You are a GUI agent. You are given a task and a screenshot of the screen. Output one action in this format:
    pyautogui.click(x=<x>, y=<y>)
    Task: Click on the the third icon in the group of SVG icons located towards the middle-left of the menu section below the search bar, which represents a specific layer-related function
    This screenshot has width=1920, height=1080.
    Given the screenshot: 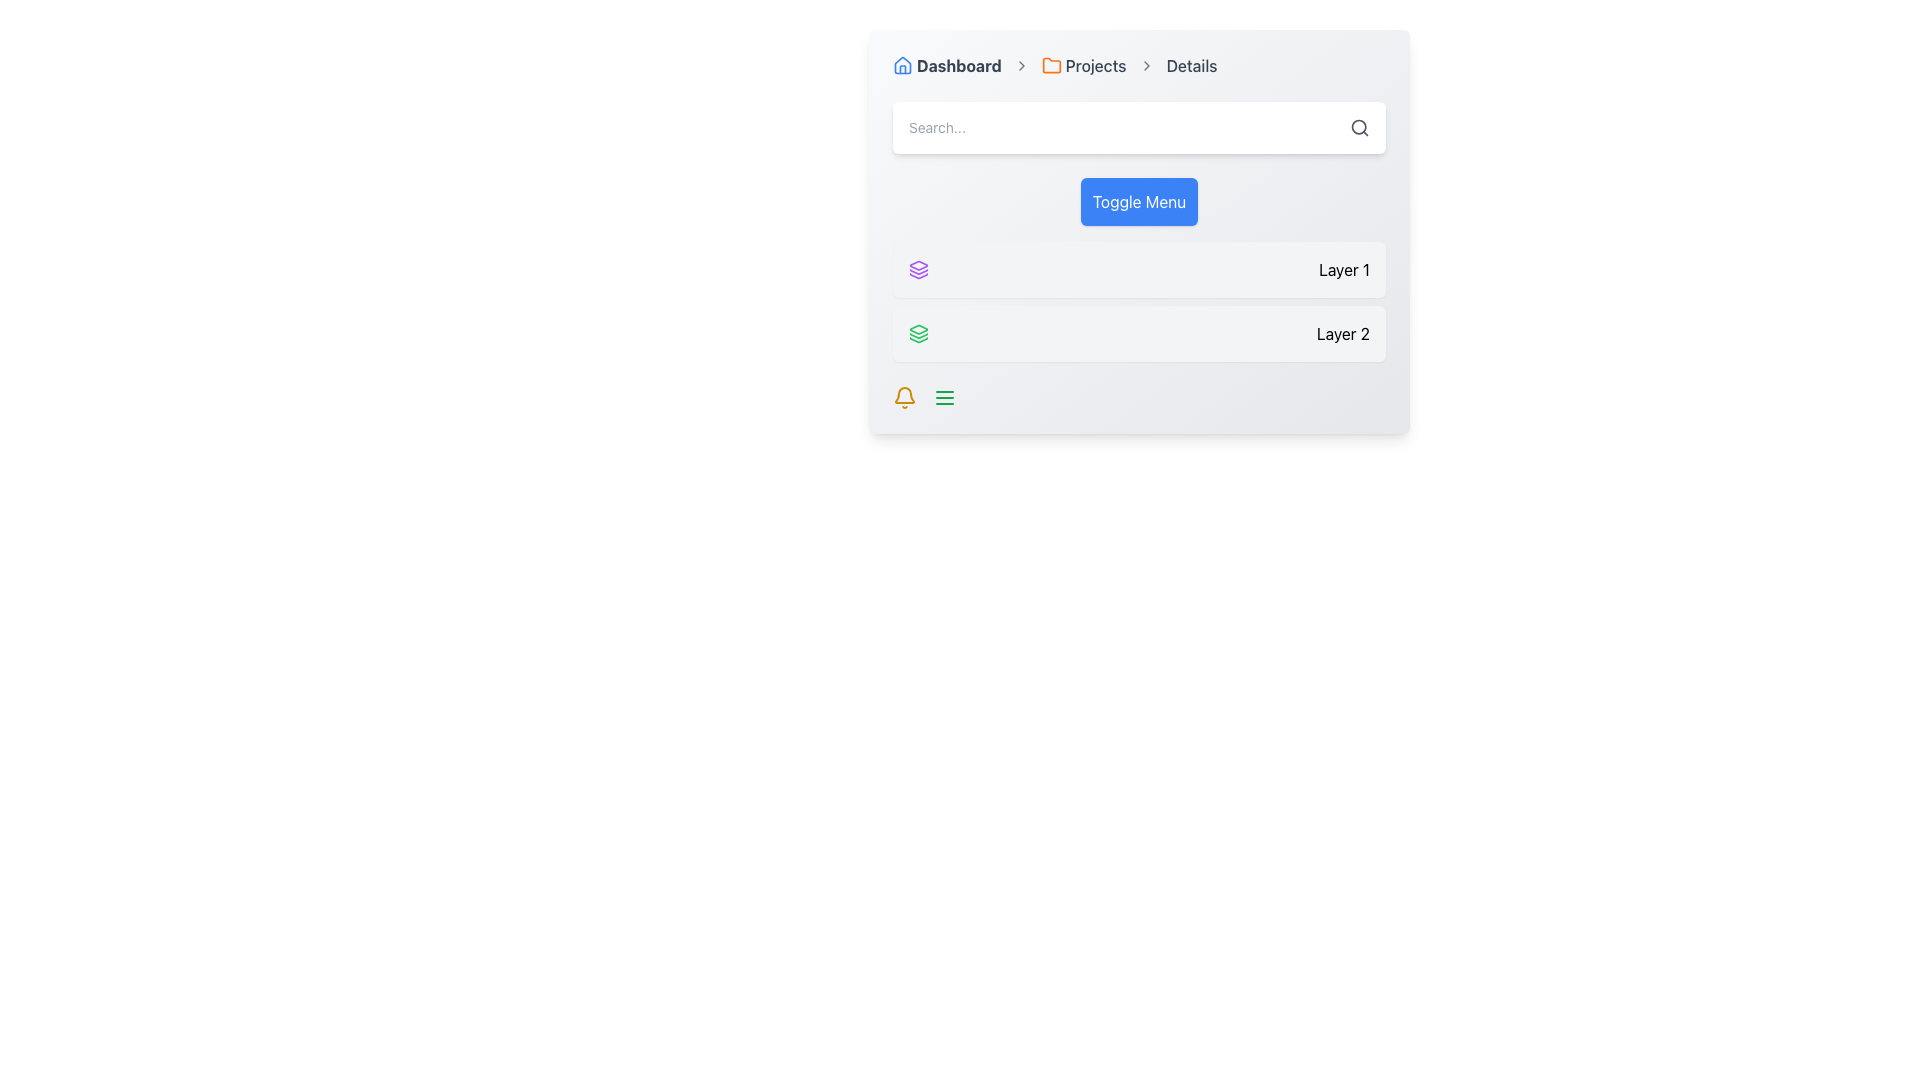 What is the action you would take?
    pyautogui.click(x=917, y=339)
    